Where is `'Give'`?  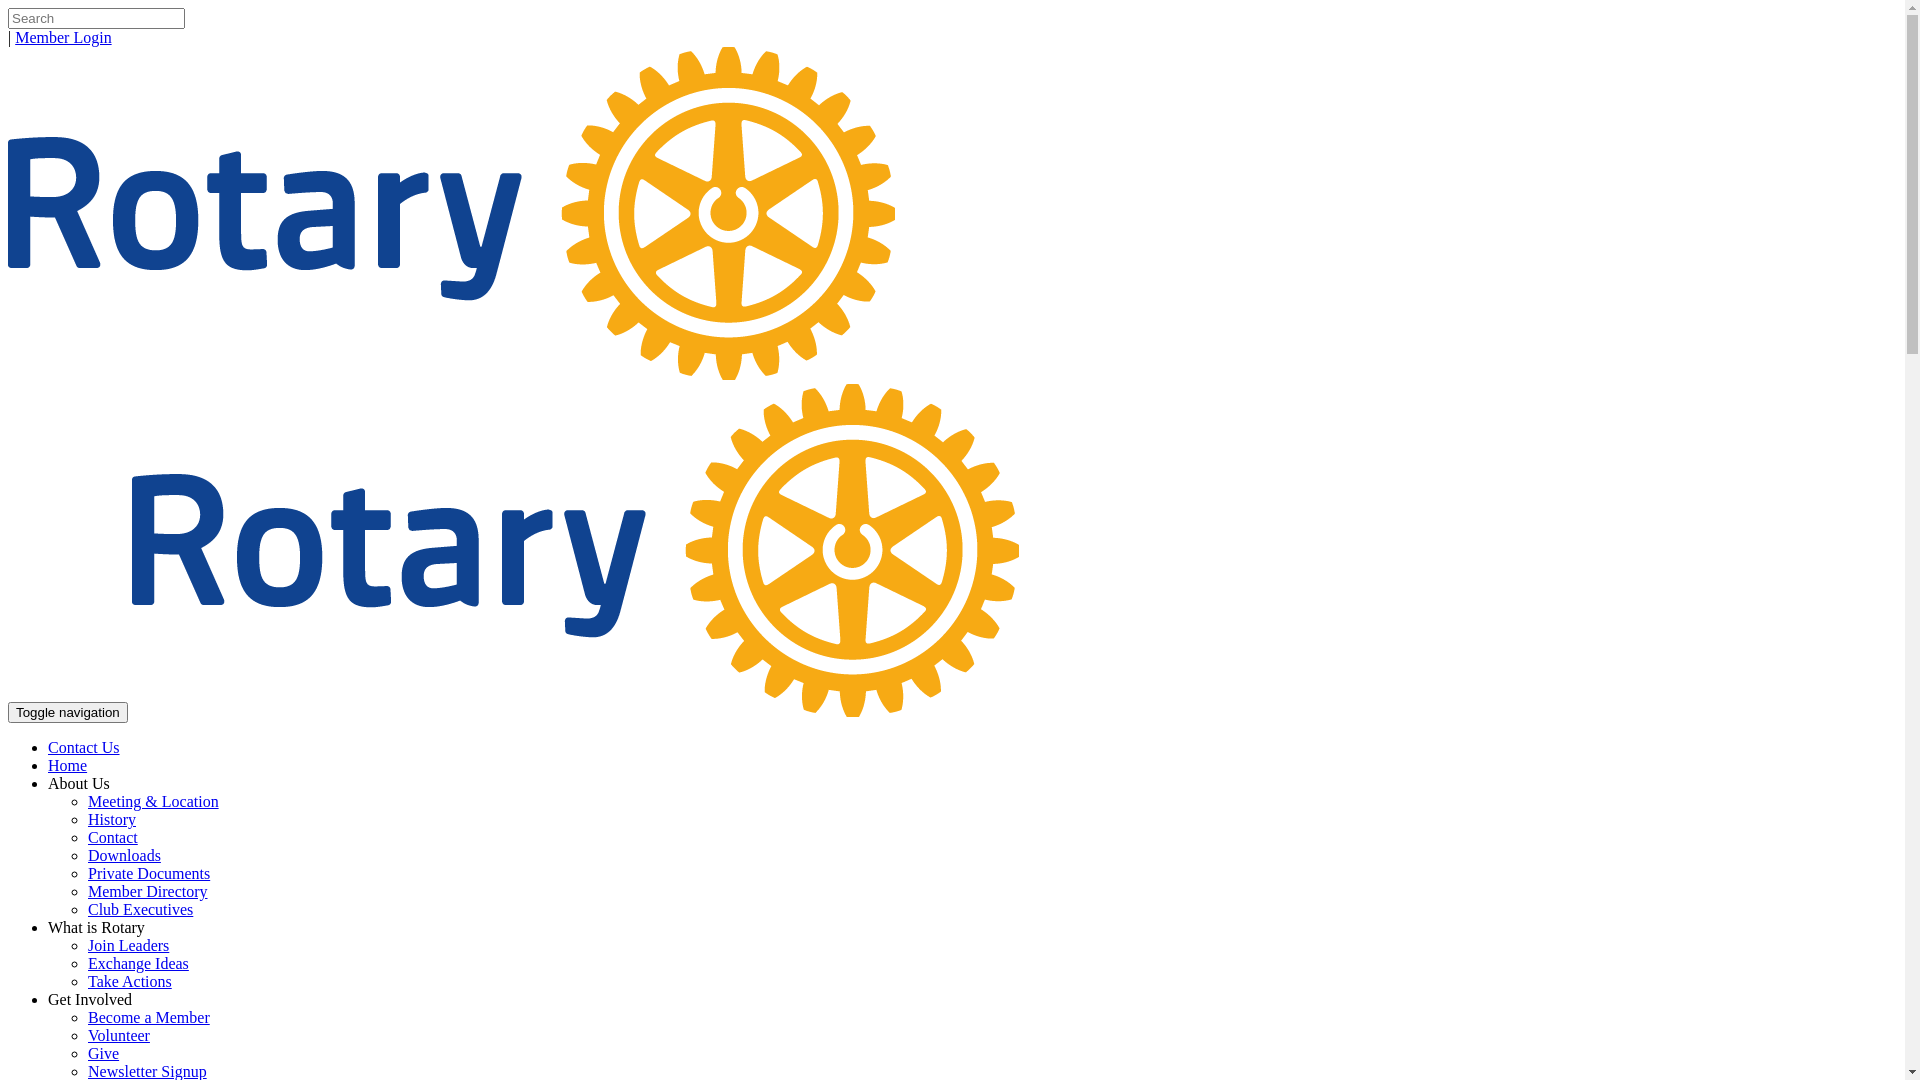 'Give' is located at coordinates (102, 1052).